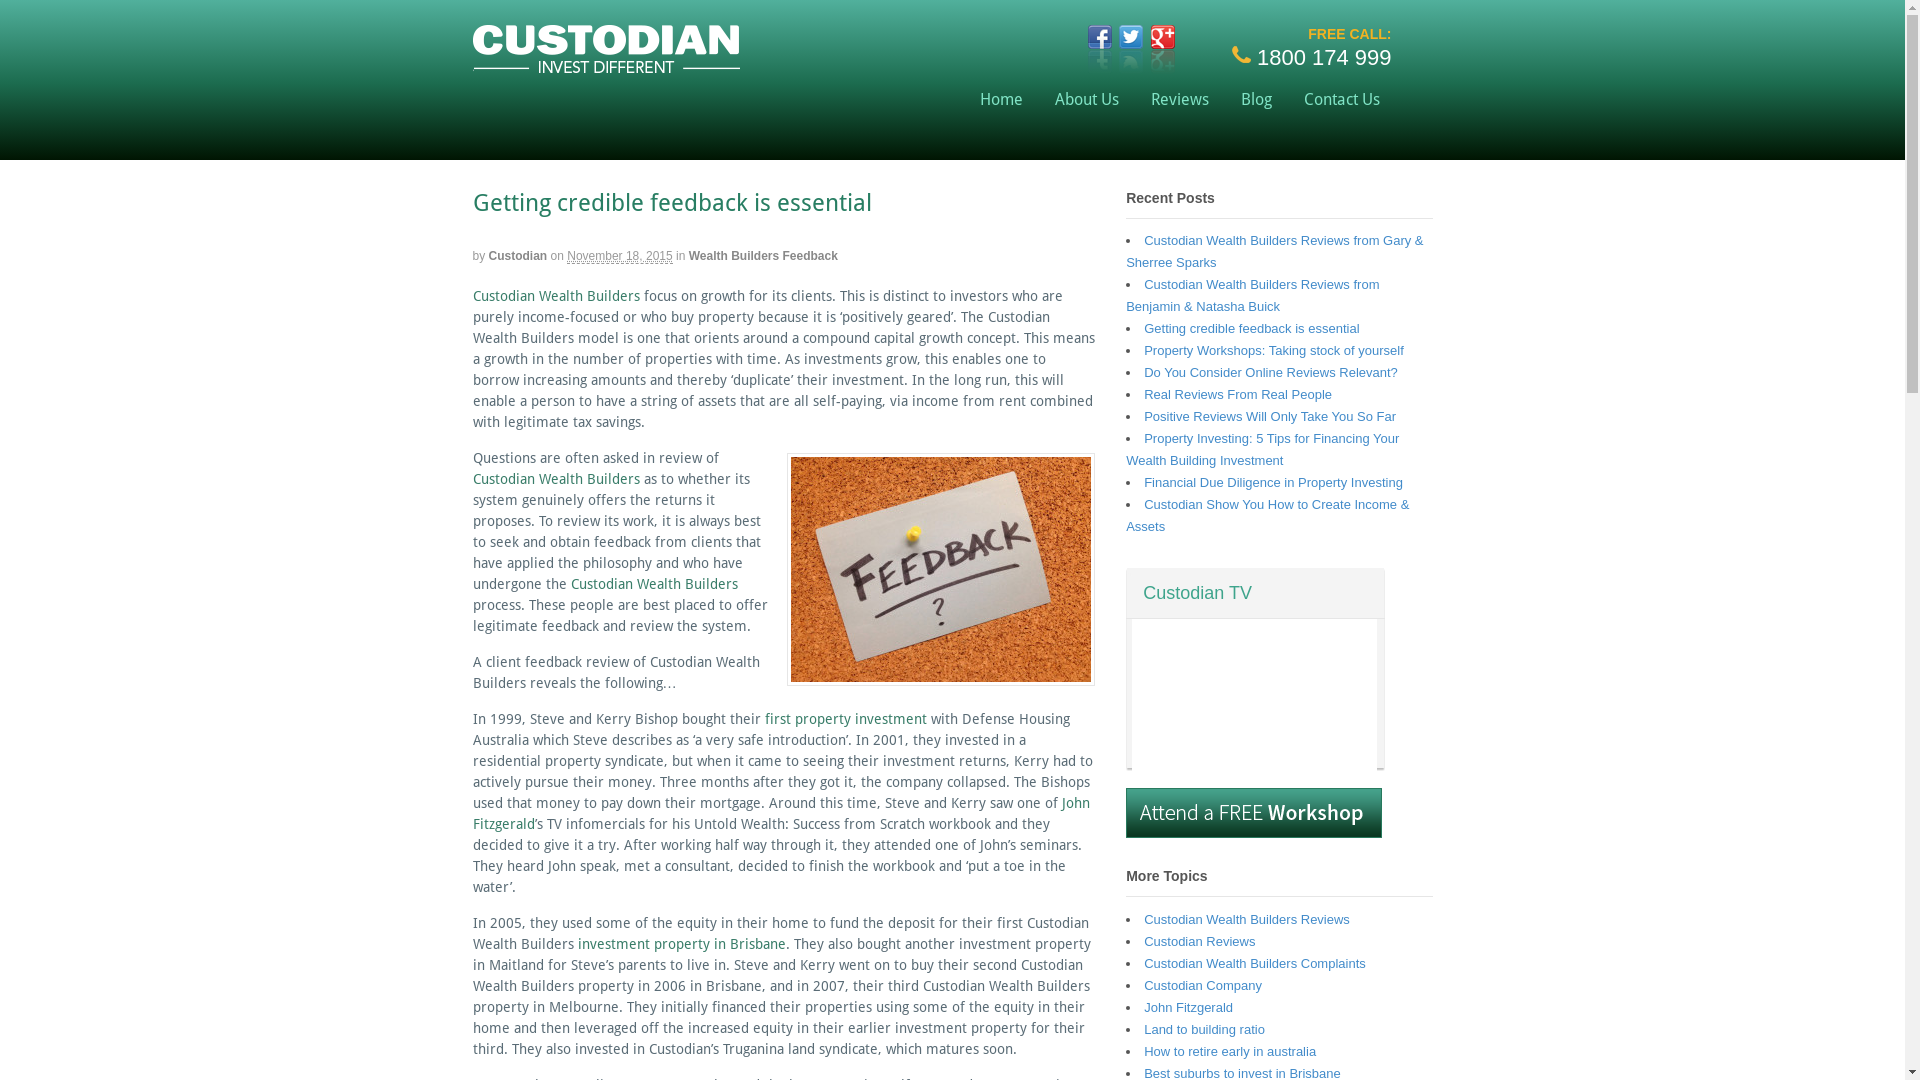 This screenshot has width=1920, height=1080. What do you see at coordinates (1253, 962) in the screenshot?
I see `'Custodian Wealth Builders Complaints'` at bounding box center [1253, 962].